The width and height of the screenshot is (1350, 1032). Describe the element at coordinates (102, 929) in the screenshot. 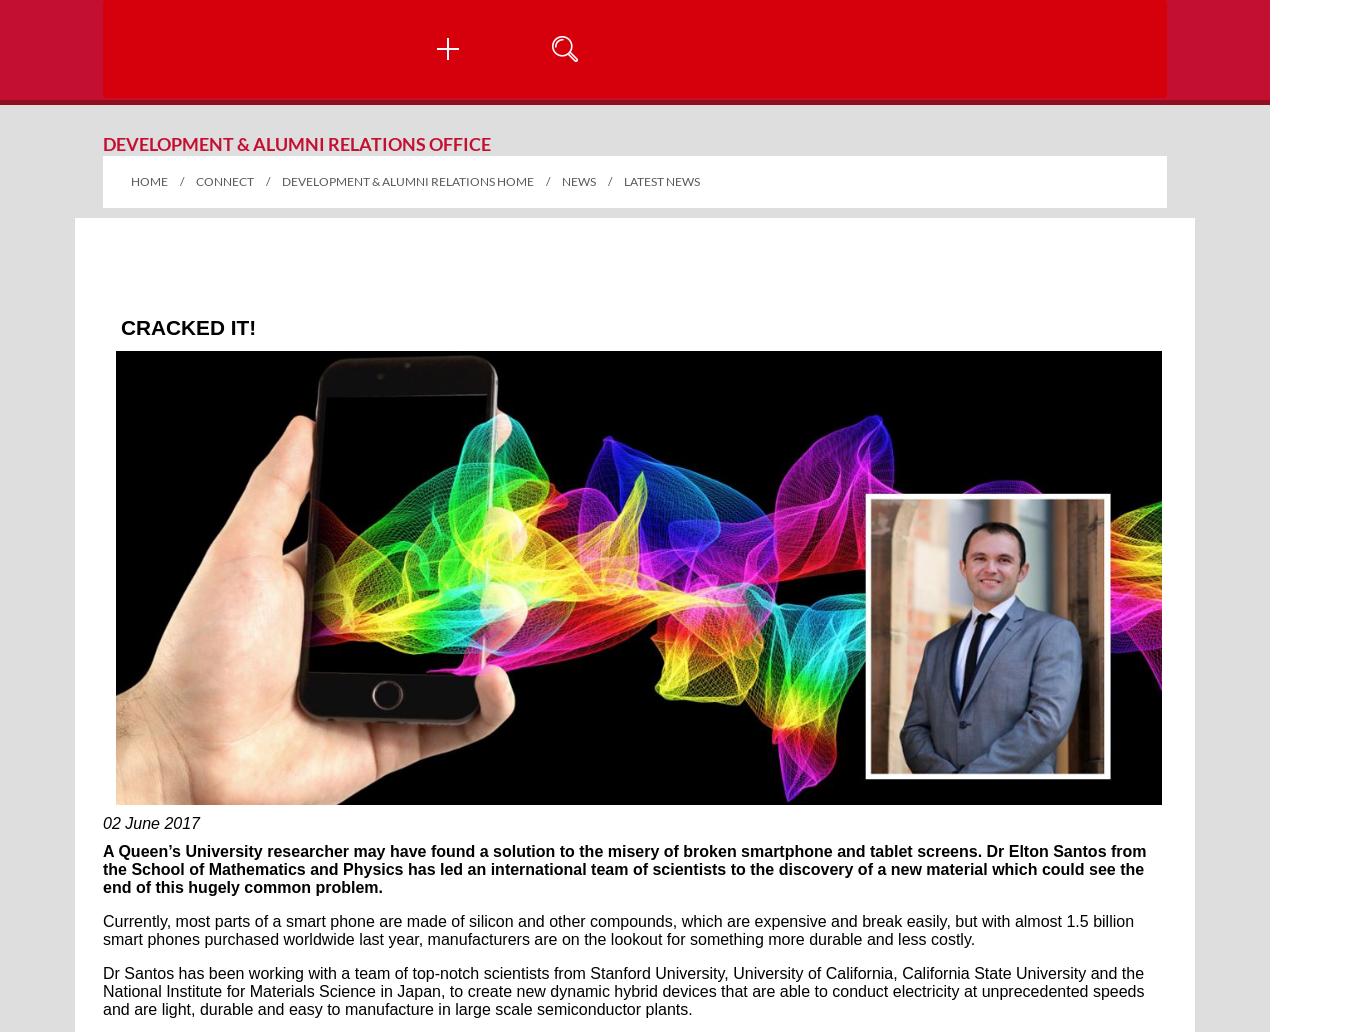

I see `'Currently, most parts of a smart phone are made of silicon and other compounds, which are expensive and break easily, but with almost 1.5 billion smart phones purchased worldwide last year, manufacturers are on the lookout for something more durable and less costly.'` at that location.